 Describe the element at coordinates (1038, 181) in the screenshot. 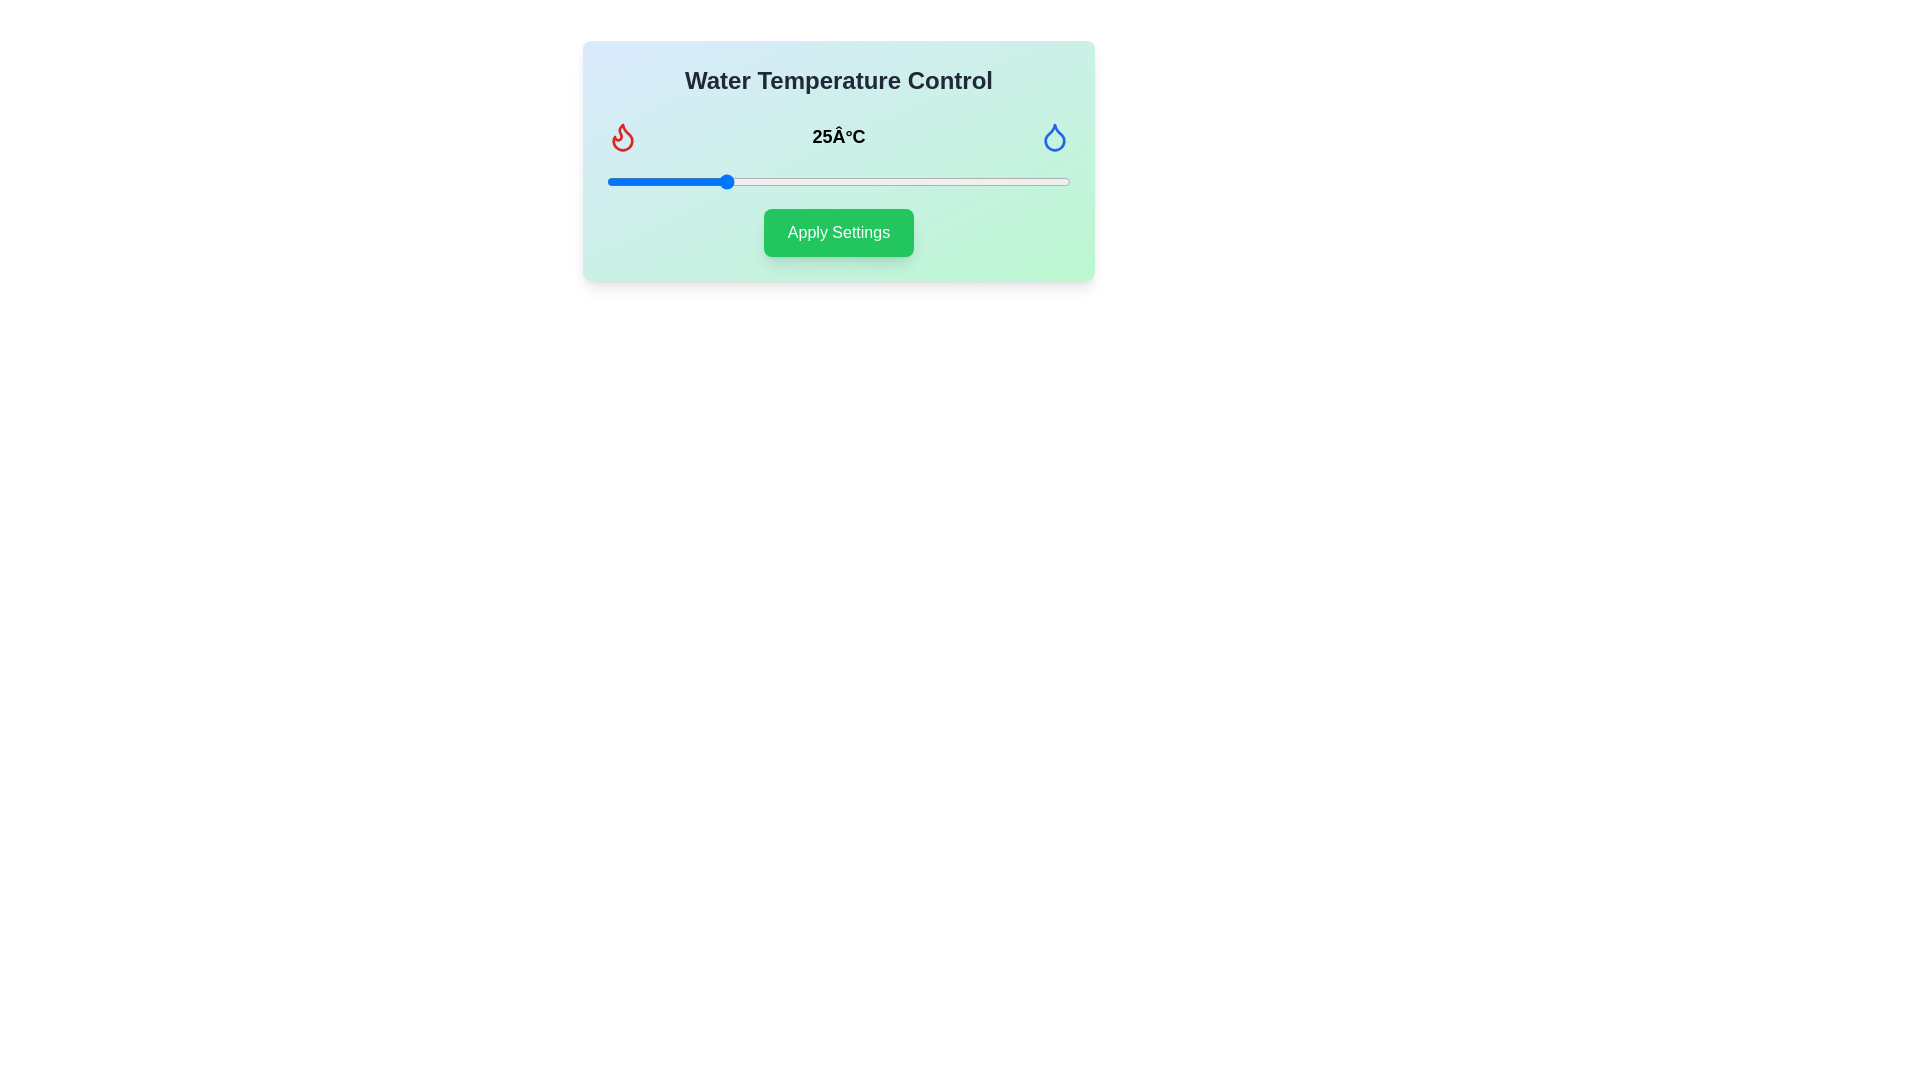

I see `the temperature to 93°C using the slider` at that location.